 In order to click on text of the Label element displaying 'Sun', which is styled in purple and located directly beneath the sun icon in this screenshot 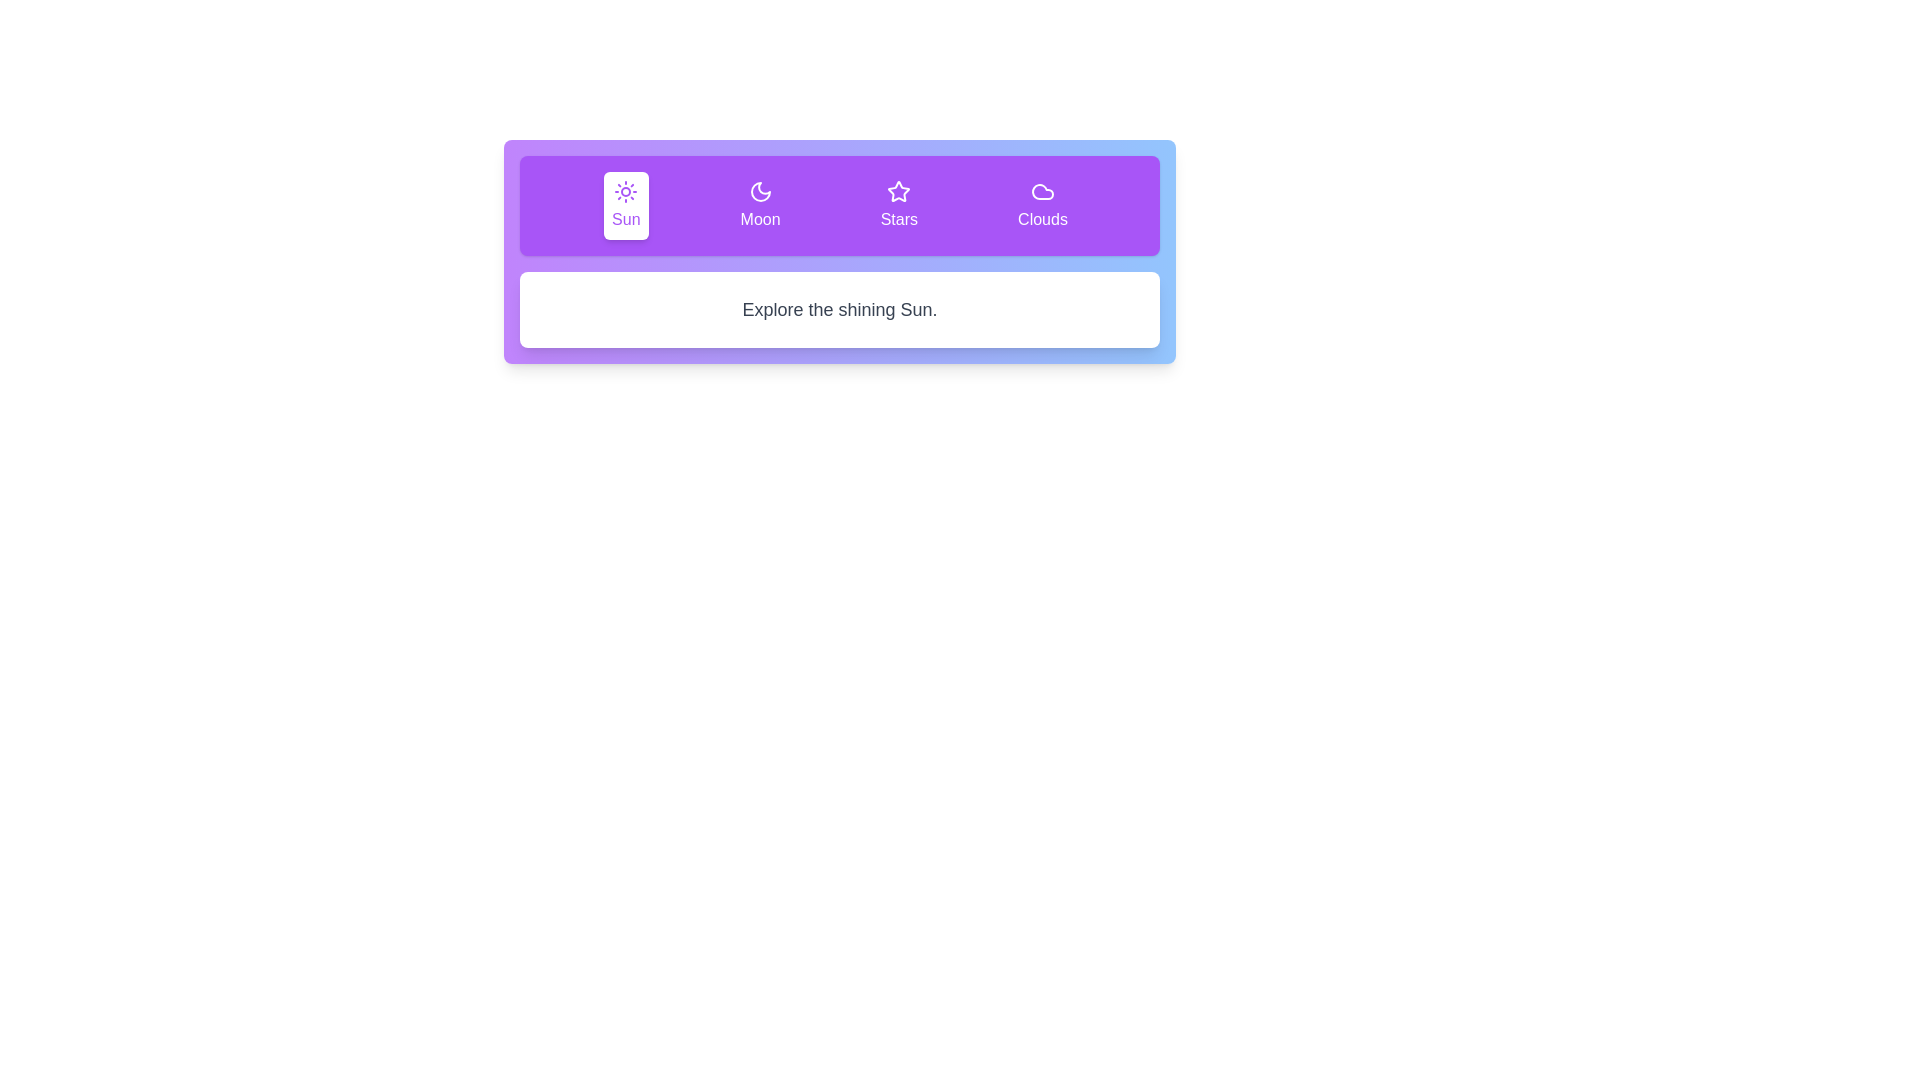, I will do `click(625, 219)`.